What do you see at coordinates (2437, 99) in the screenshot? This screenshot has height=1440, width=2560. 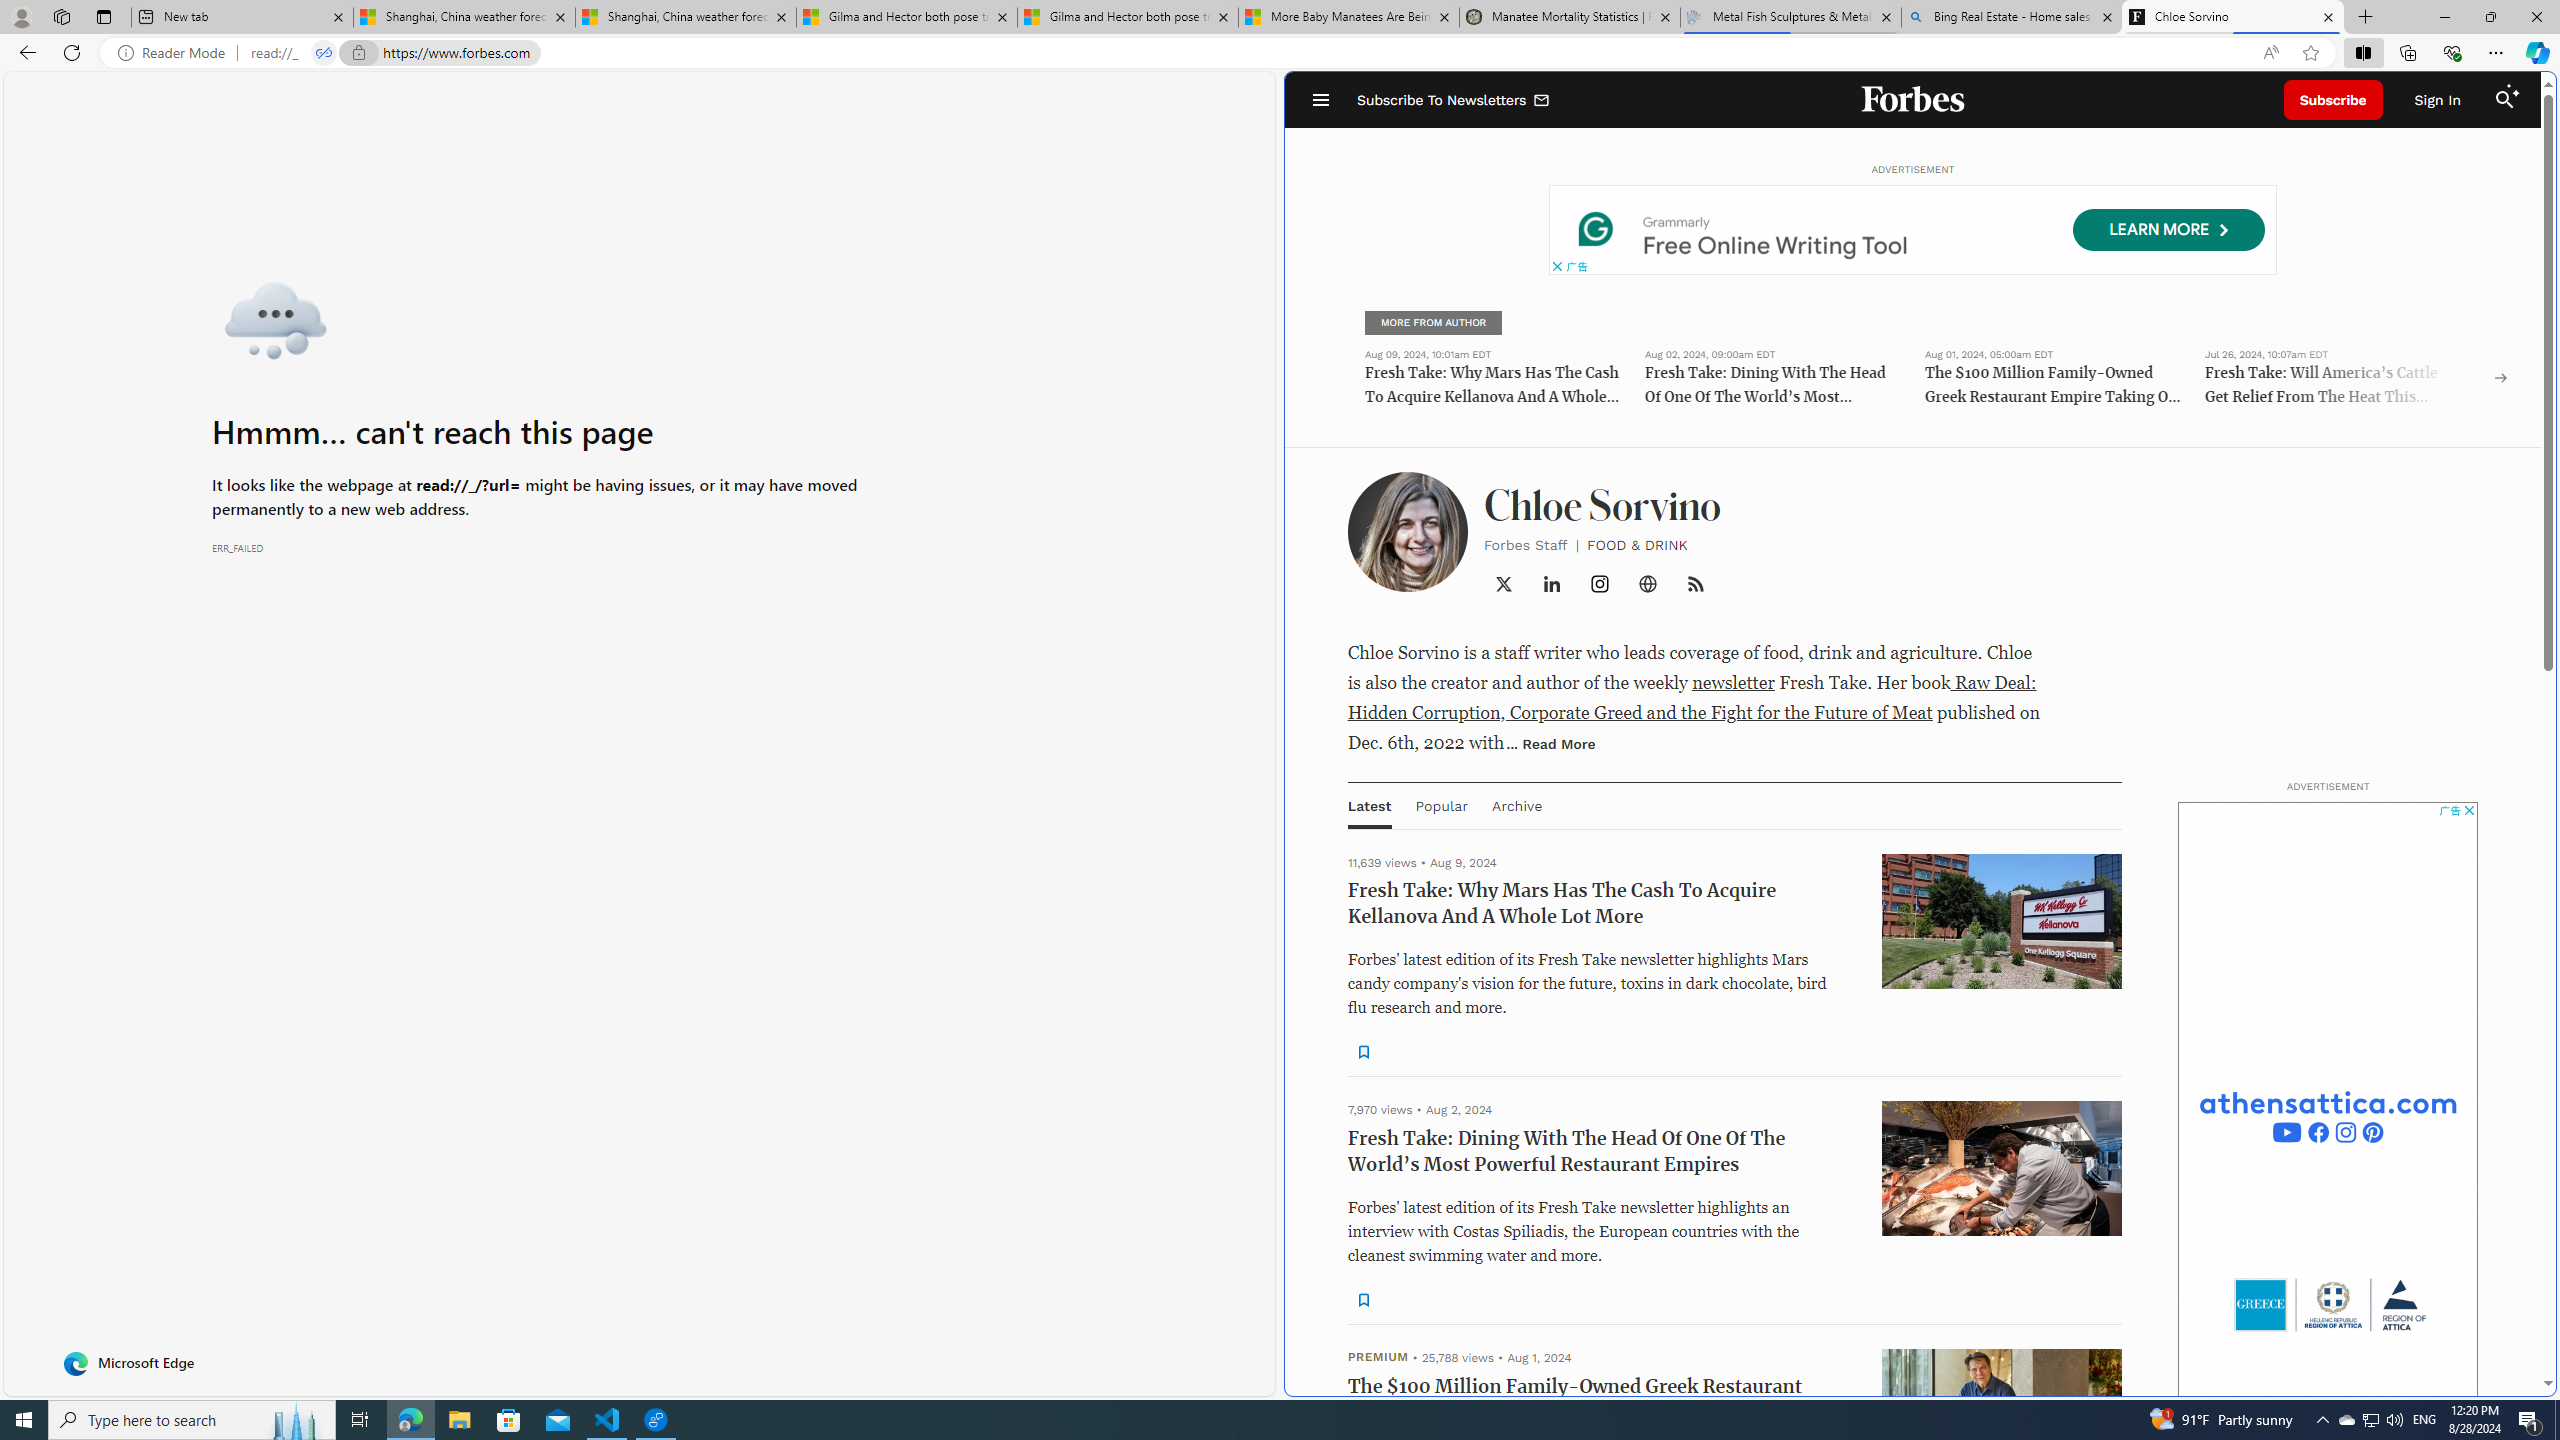 I see `'Sign In'` at bounding box center [2437, 99].